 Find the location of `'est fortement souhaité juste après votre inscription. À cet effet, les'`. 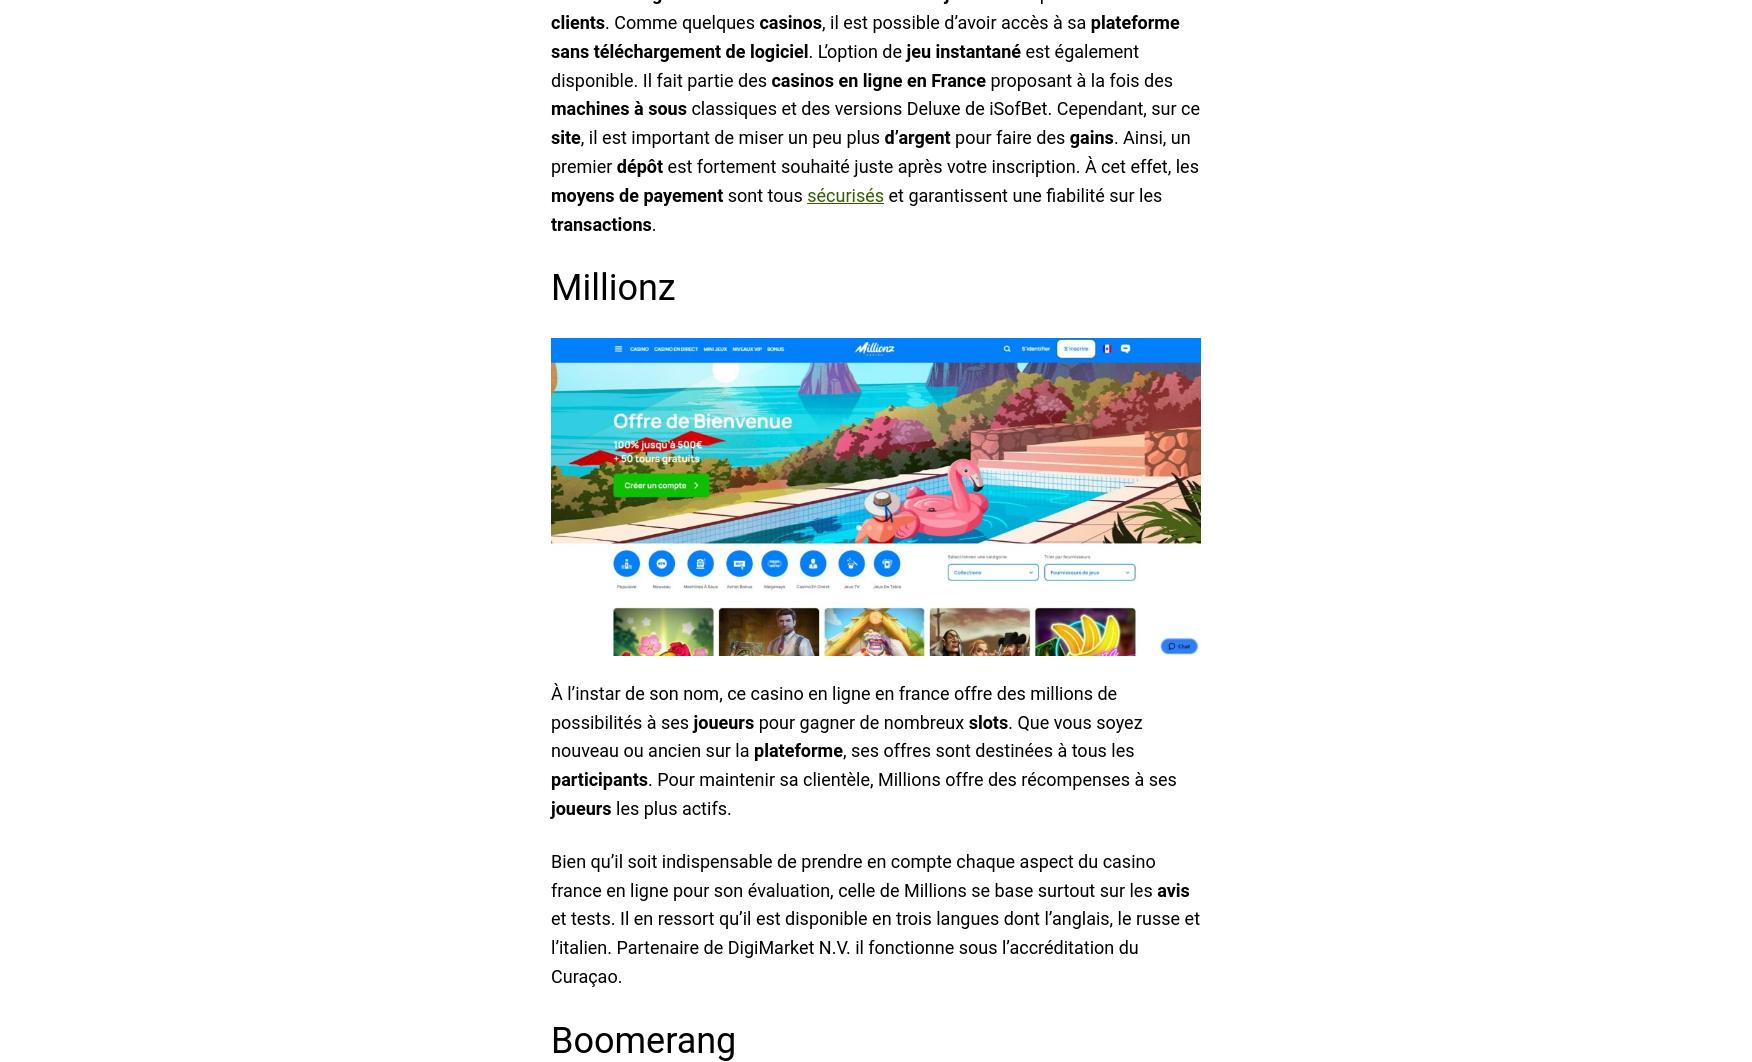

'est fortement souhaité juste après votre inscription. À cet effet, les' is located at coordinates (930, 166).